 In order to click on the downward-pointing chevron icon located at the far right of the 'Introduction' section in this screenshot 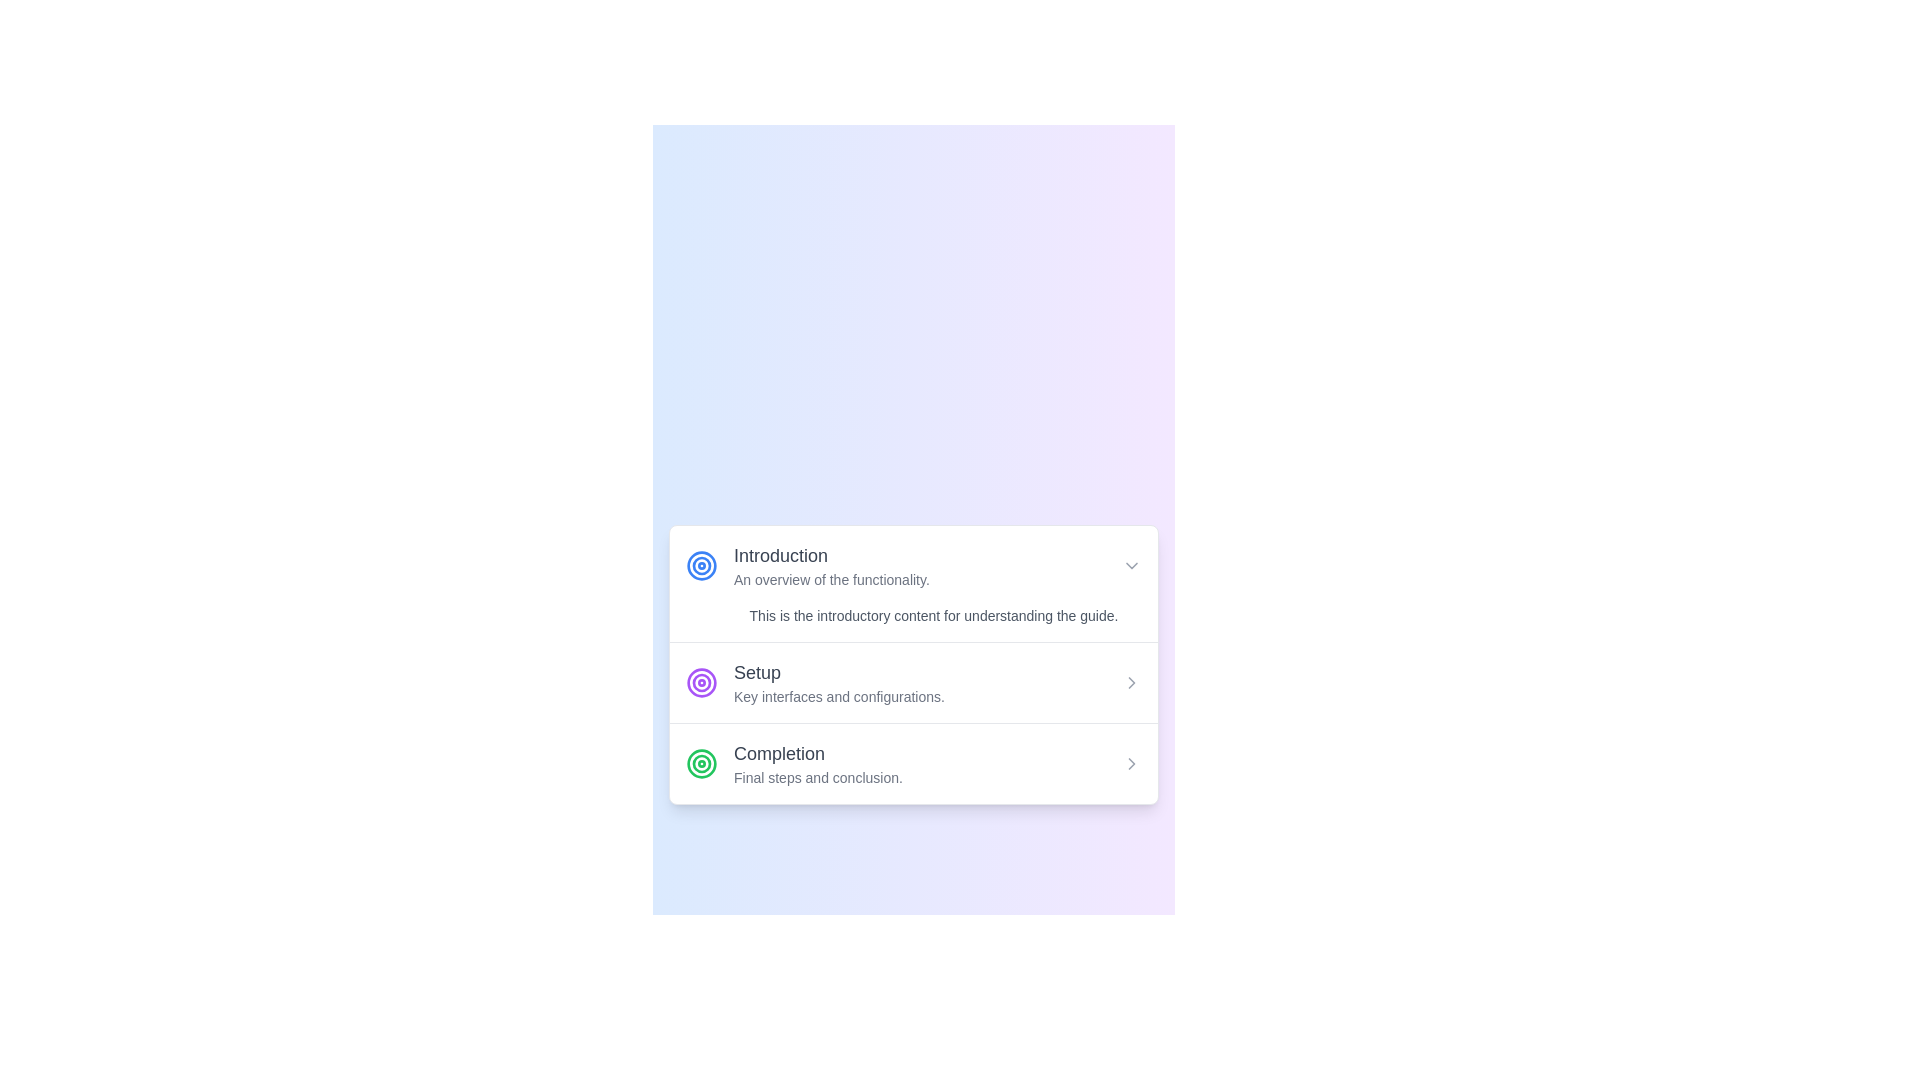, I will do `click(1132, 566)`.